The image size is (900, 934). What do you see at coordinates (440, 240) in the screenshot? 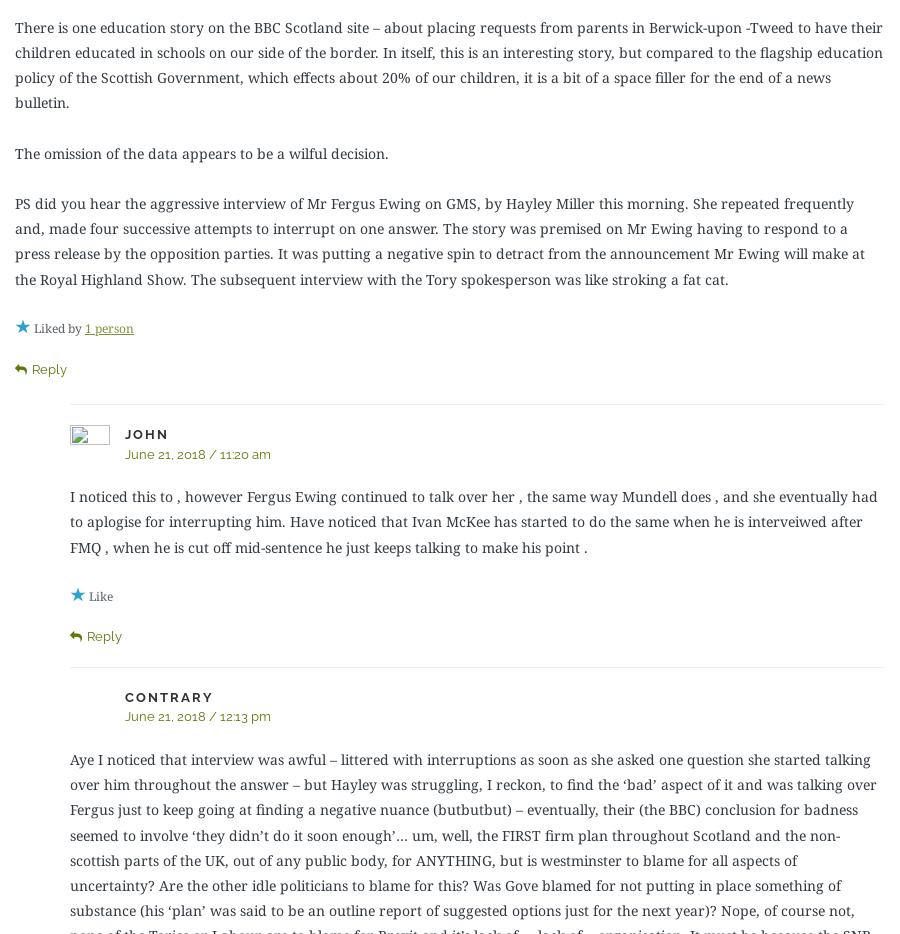
I see `'PS did you hear the aggressive interview of Mr Fergus Ewing on GMS, by Hayley Miller this morning. She repeated frequently and, made four successive attempts to interrupt on one answer. The story was premised on Mr Ewing having to respond to a press release by the opposition parties. It was putting a negative spin to detract from the announcement Mr Ewing will make at the Royal Highland Show. The subsequent interview with the Tory spokesperson was like stroking a fat cat.'` at bounding box center [440, 240].